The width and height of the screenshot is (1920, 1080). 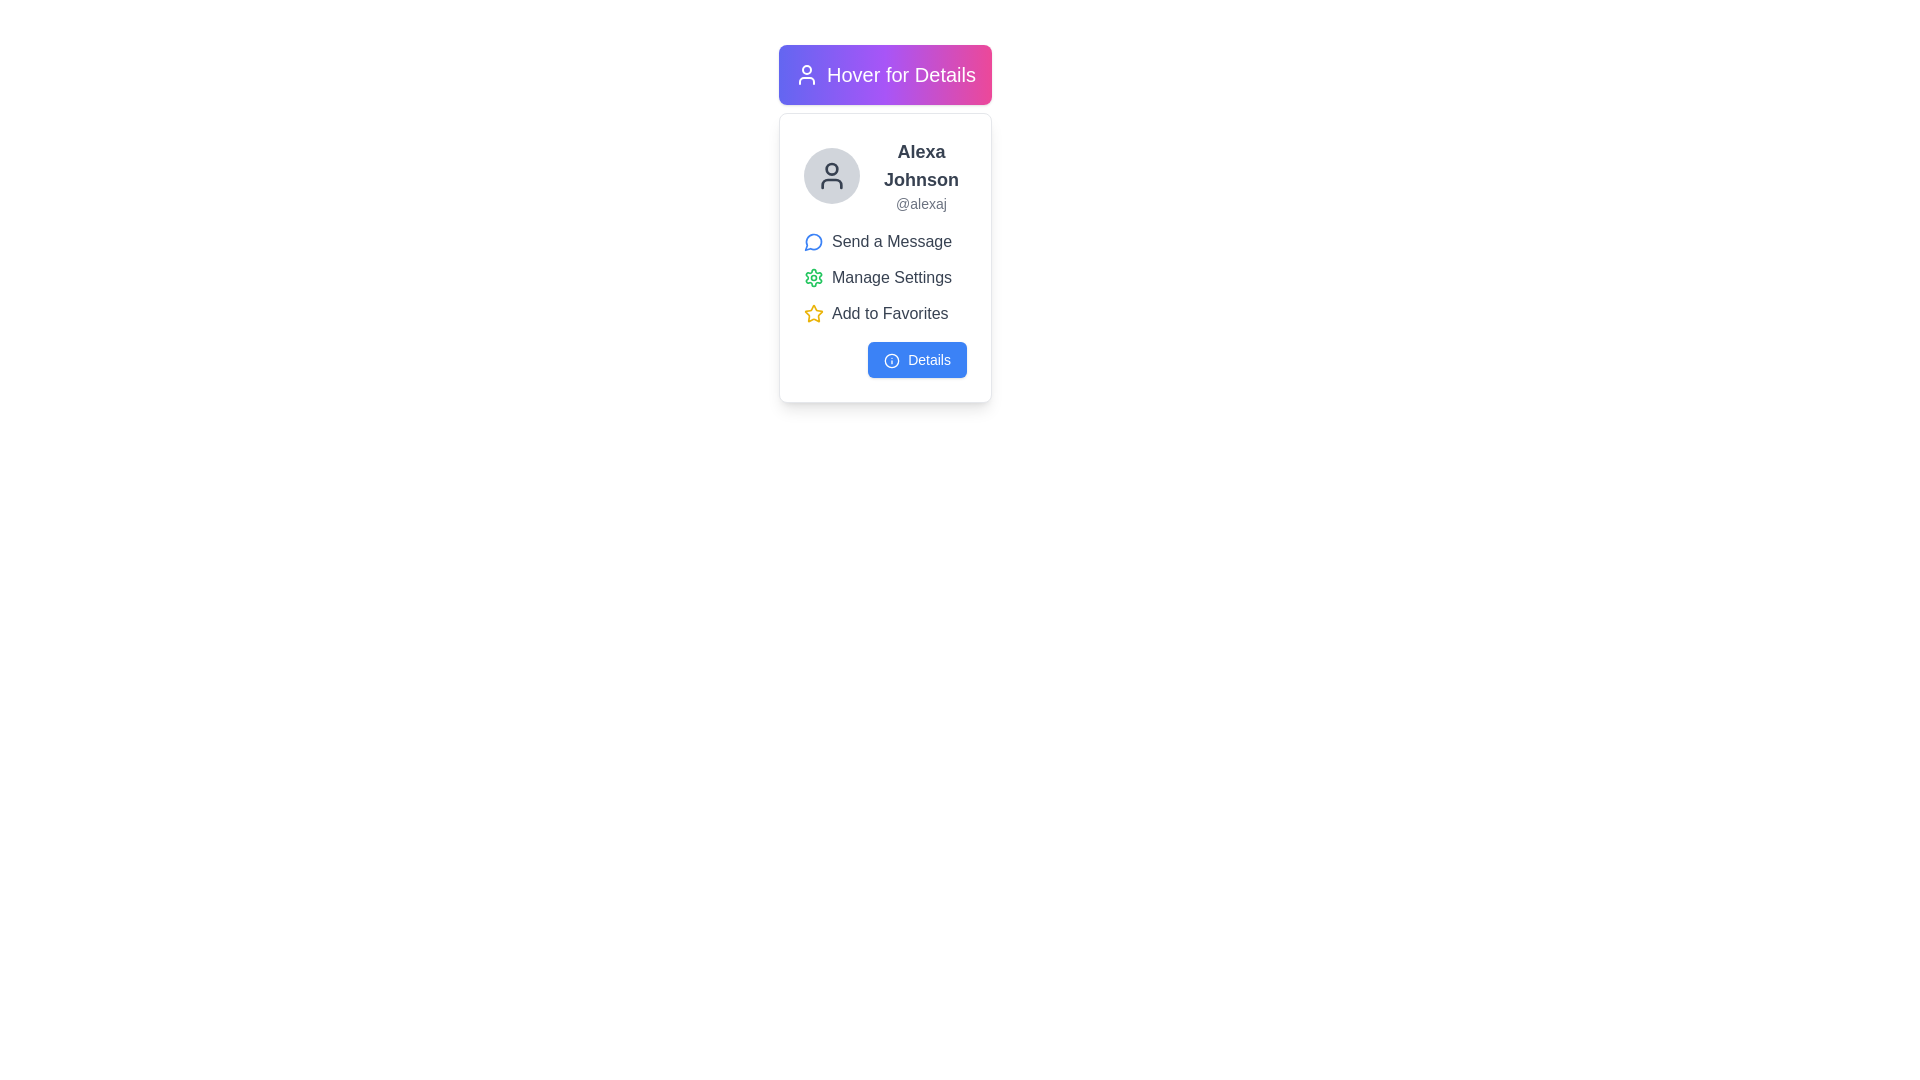 What do you see at coordinates (884, 313) in the screenshot?
I see `the 'Add to Favorites' button` at bounding box center [884, 313].